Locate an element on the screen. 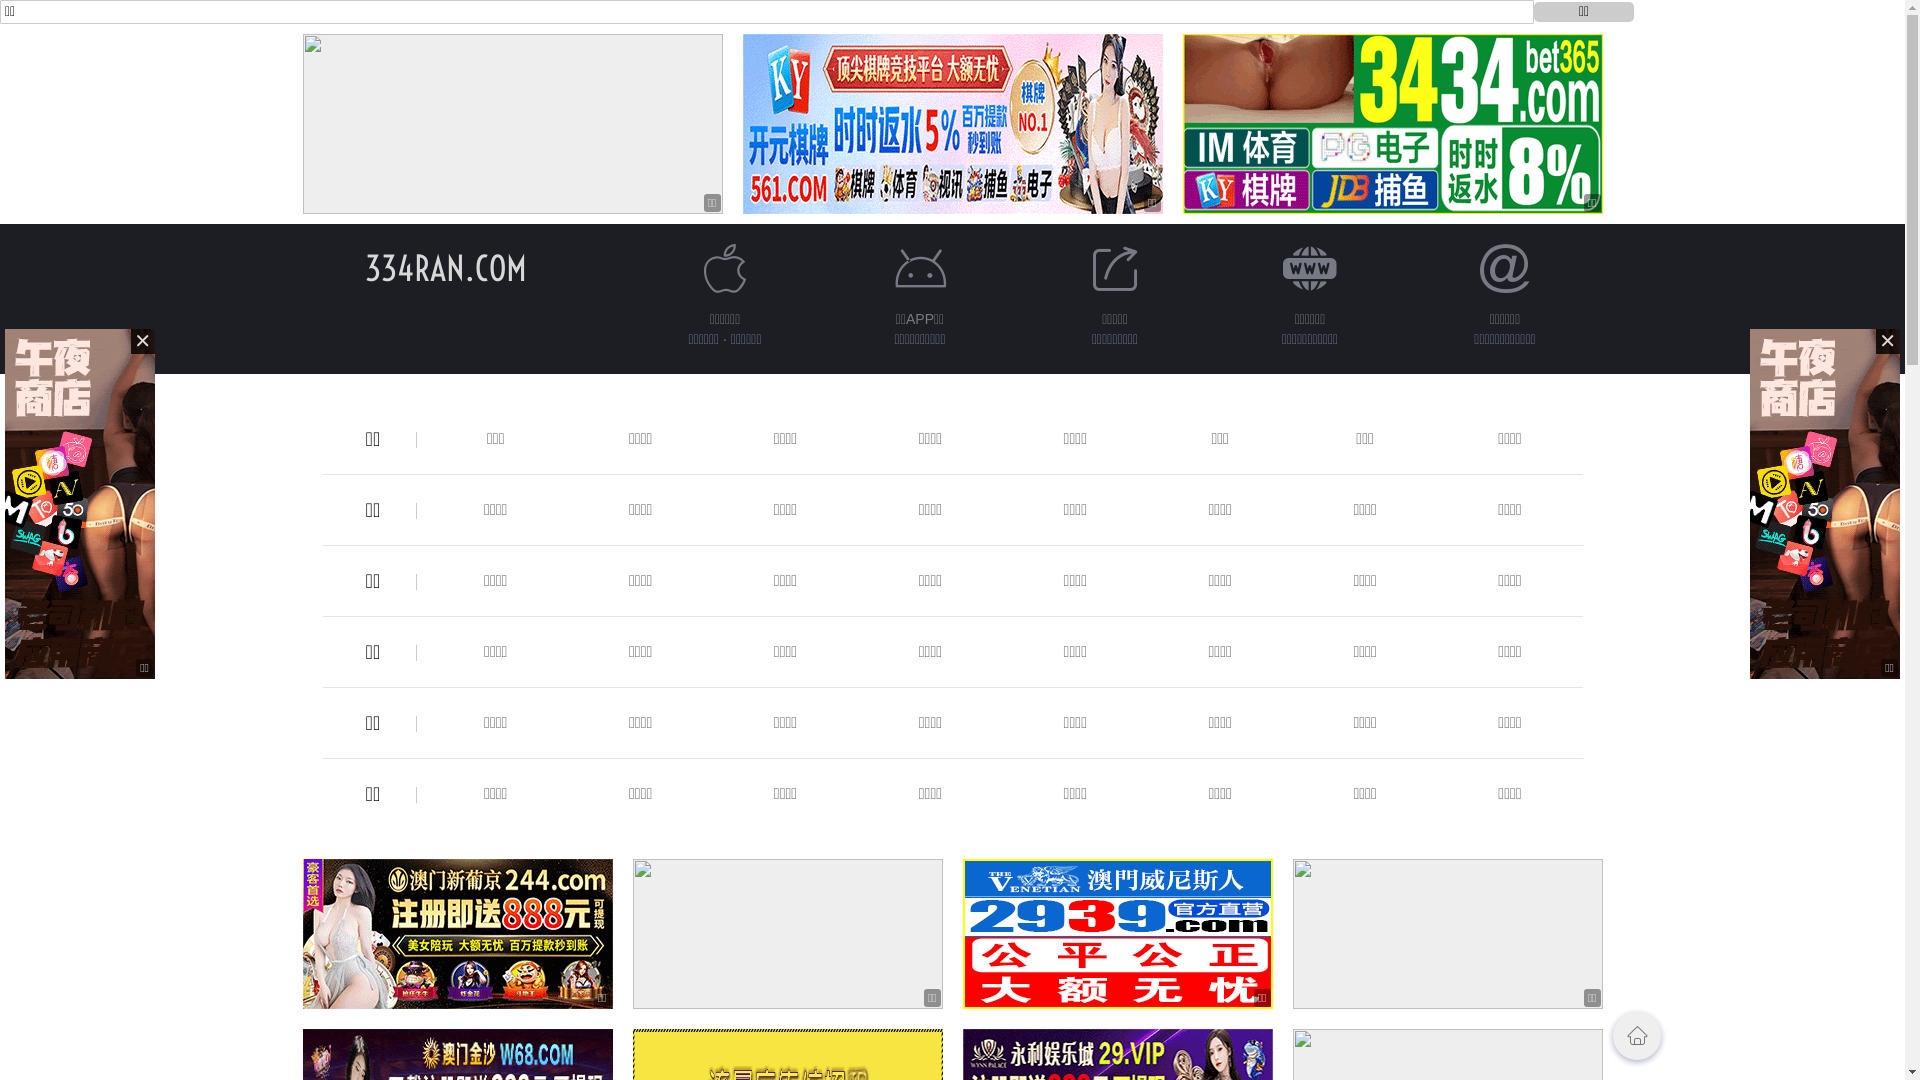  '334RAN.COM' is located at coordinates (444, 267).